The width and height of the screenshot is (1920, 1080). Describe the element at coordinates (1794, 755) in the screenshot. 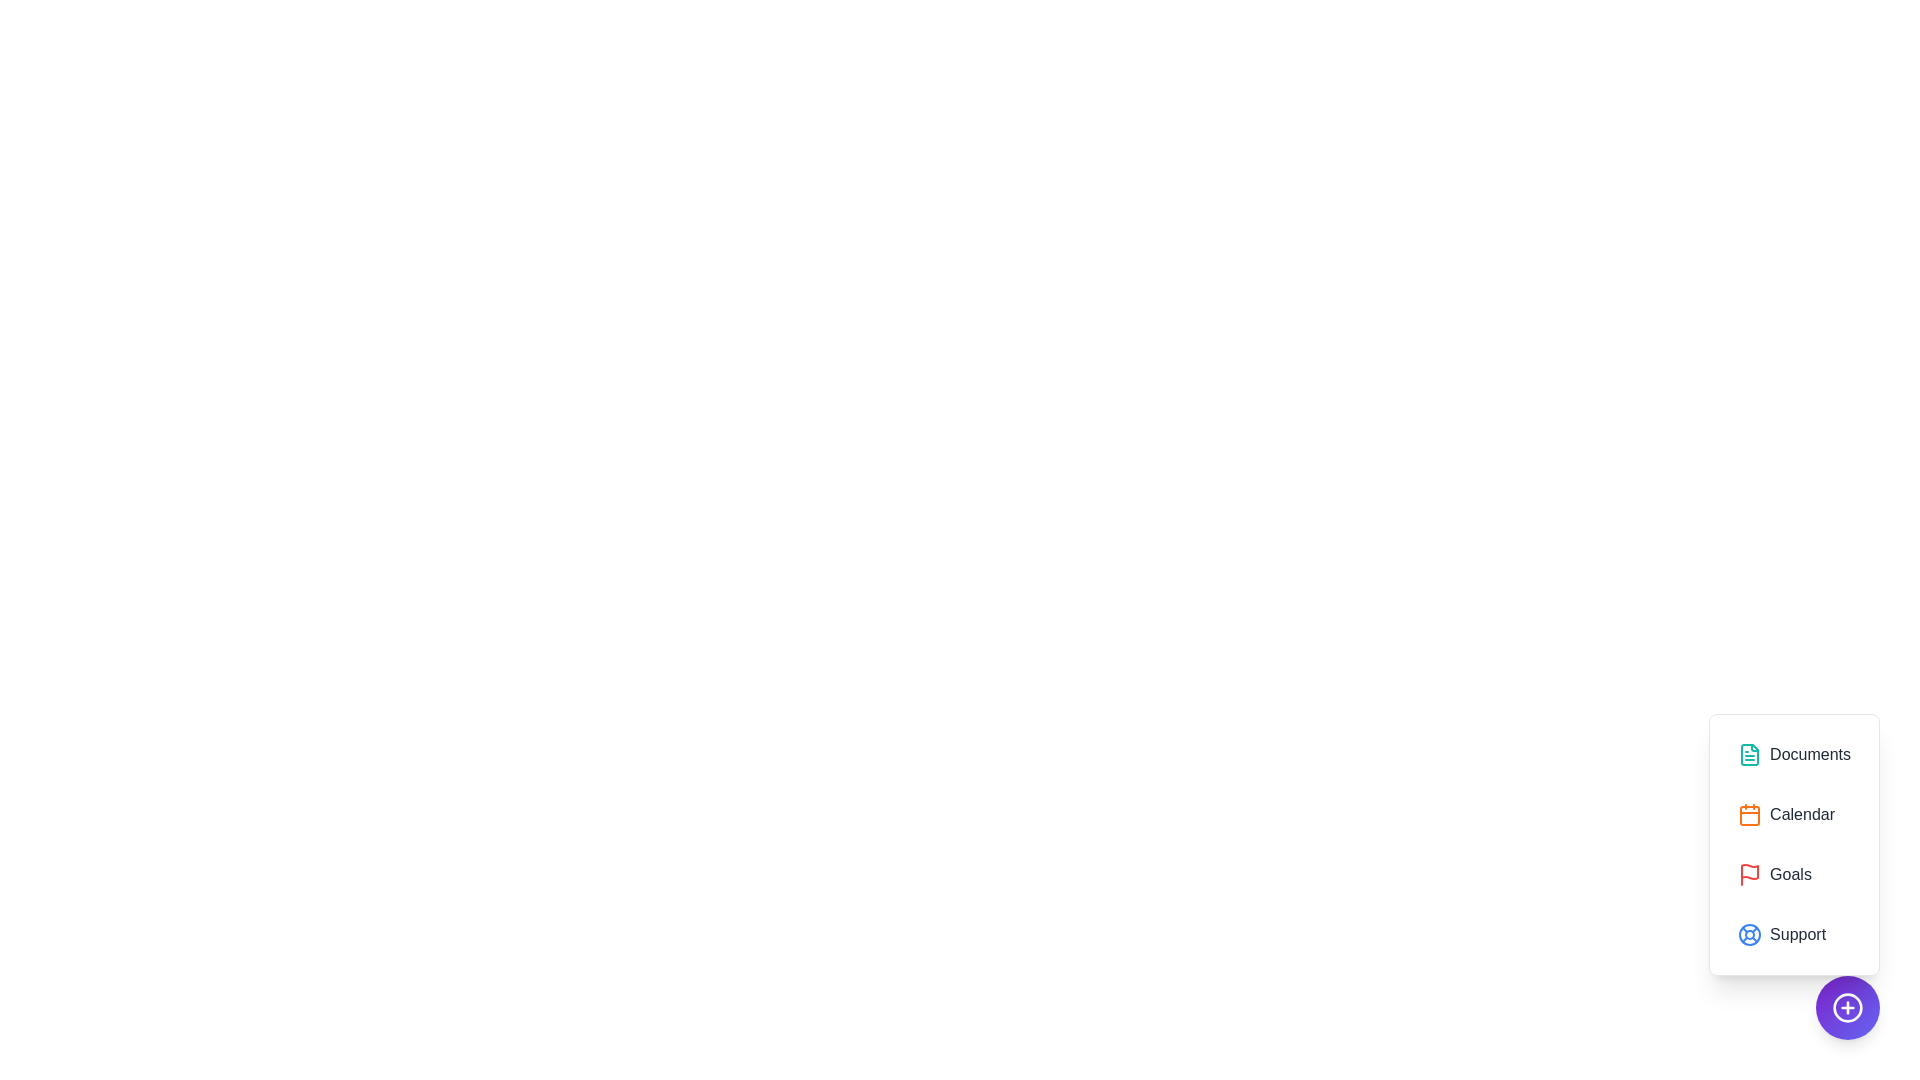

I see `the Documents icon to interact with it` at that location.